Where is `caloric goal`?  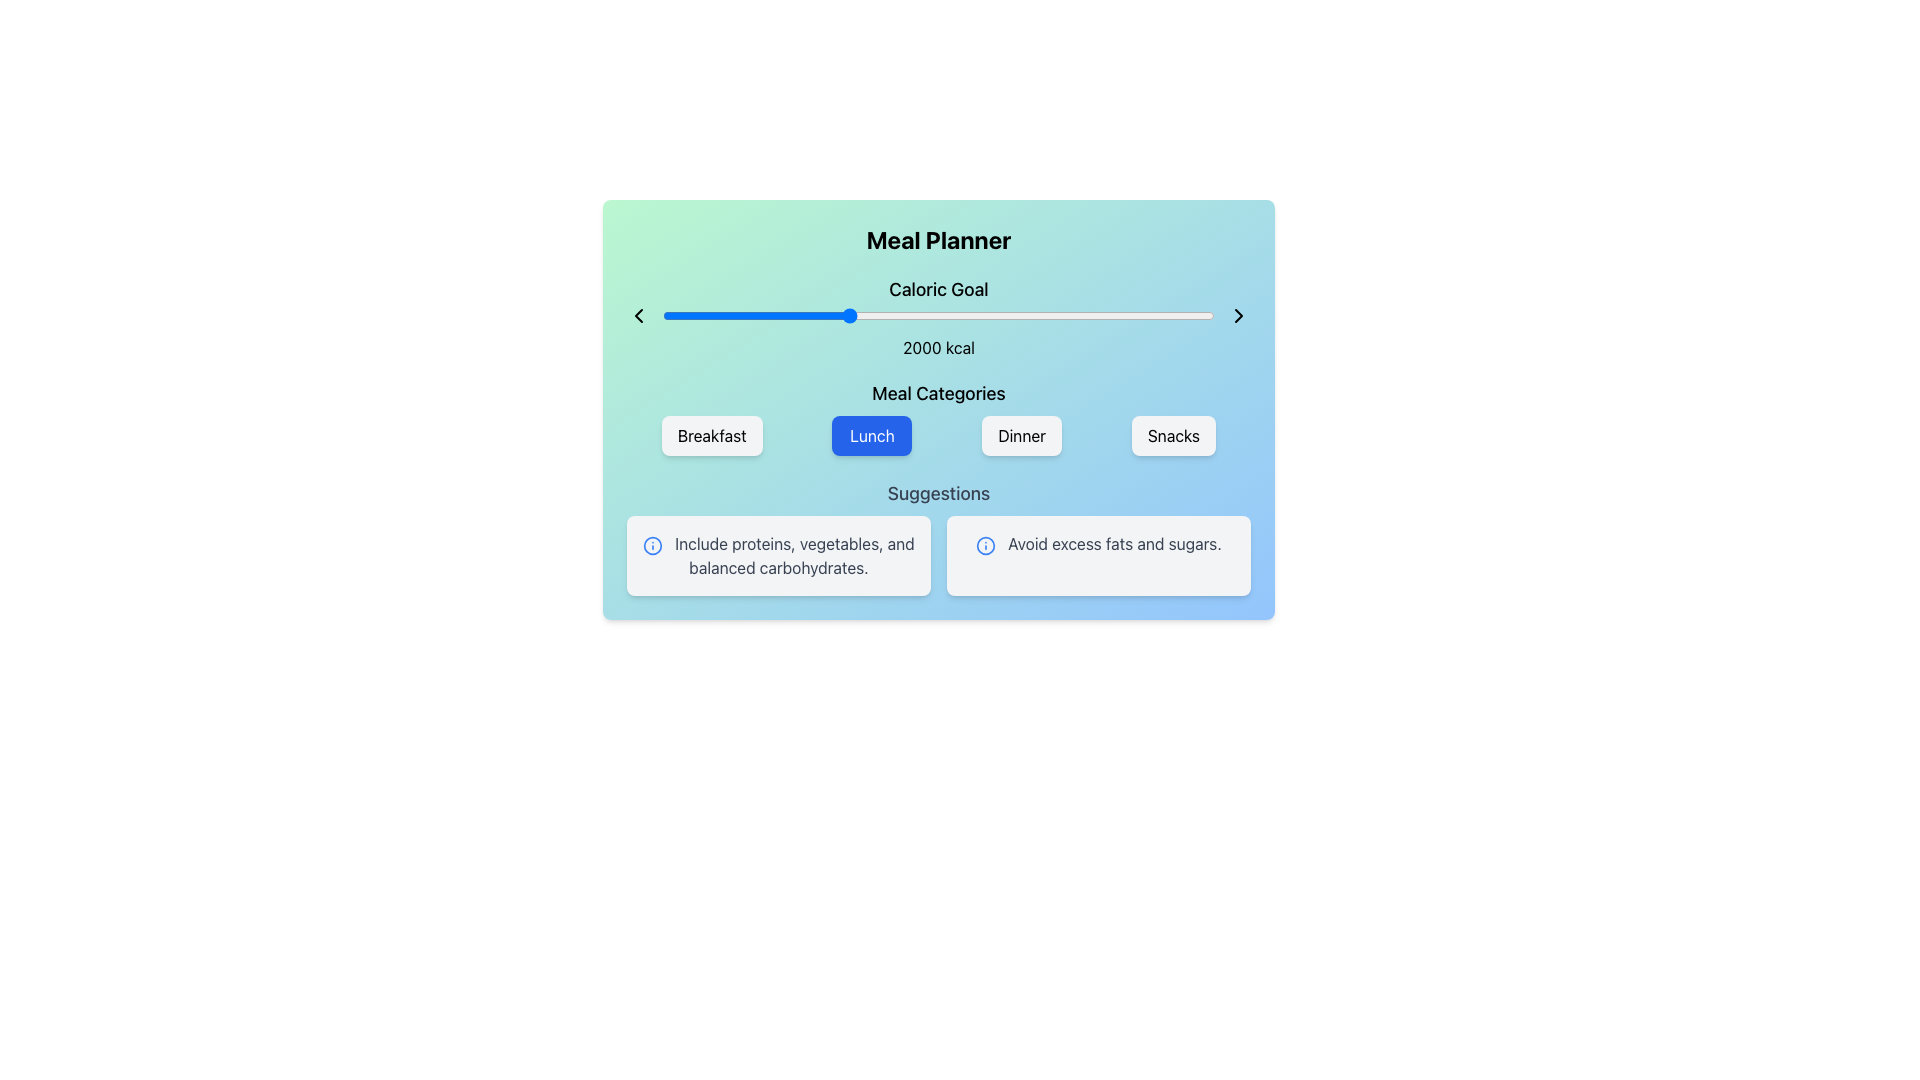 caloric goal is located at coordinates (961, 315).